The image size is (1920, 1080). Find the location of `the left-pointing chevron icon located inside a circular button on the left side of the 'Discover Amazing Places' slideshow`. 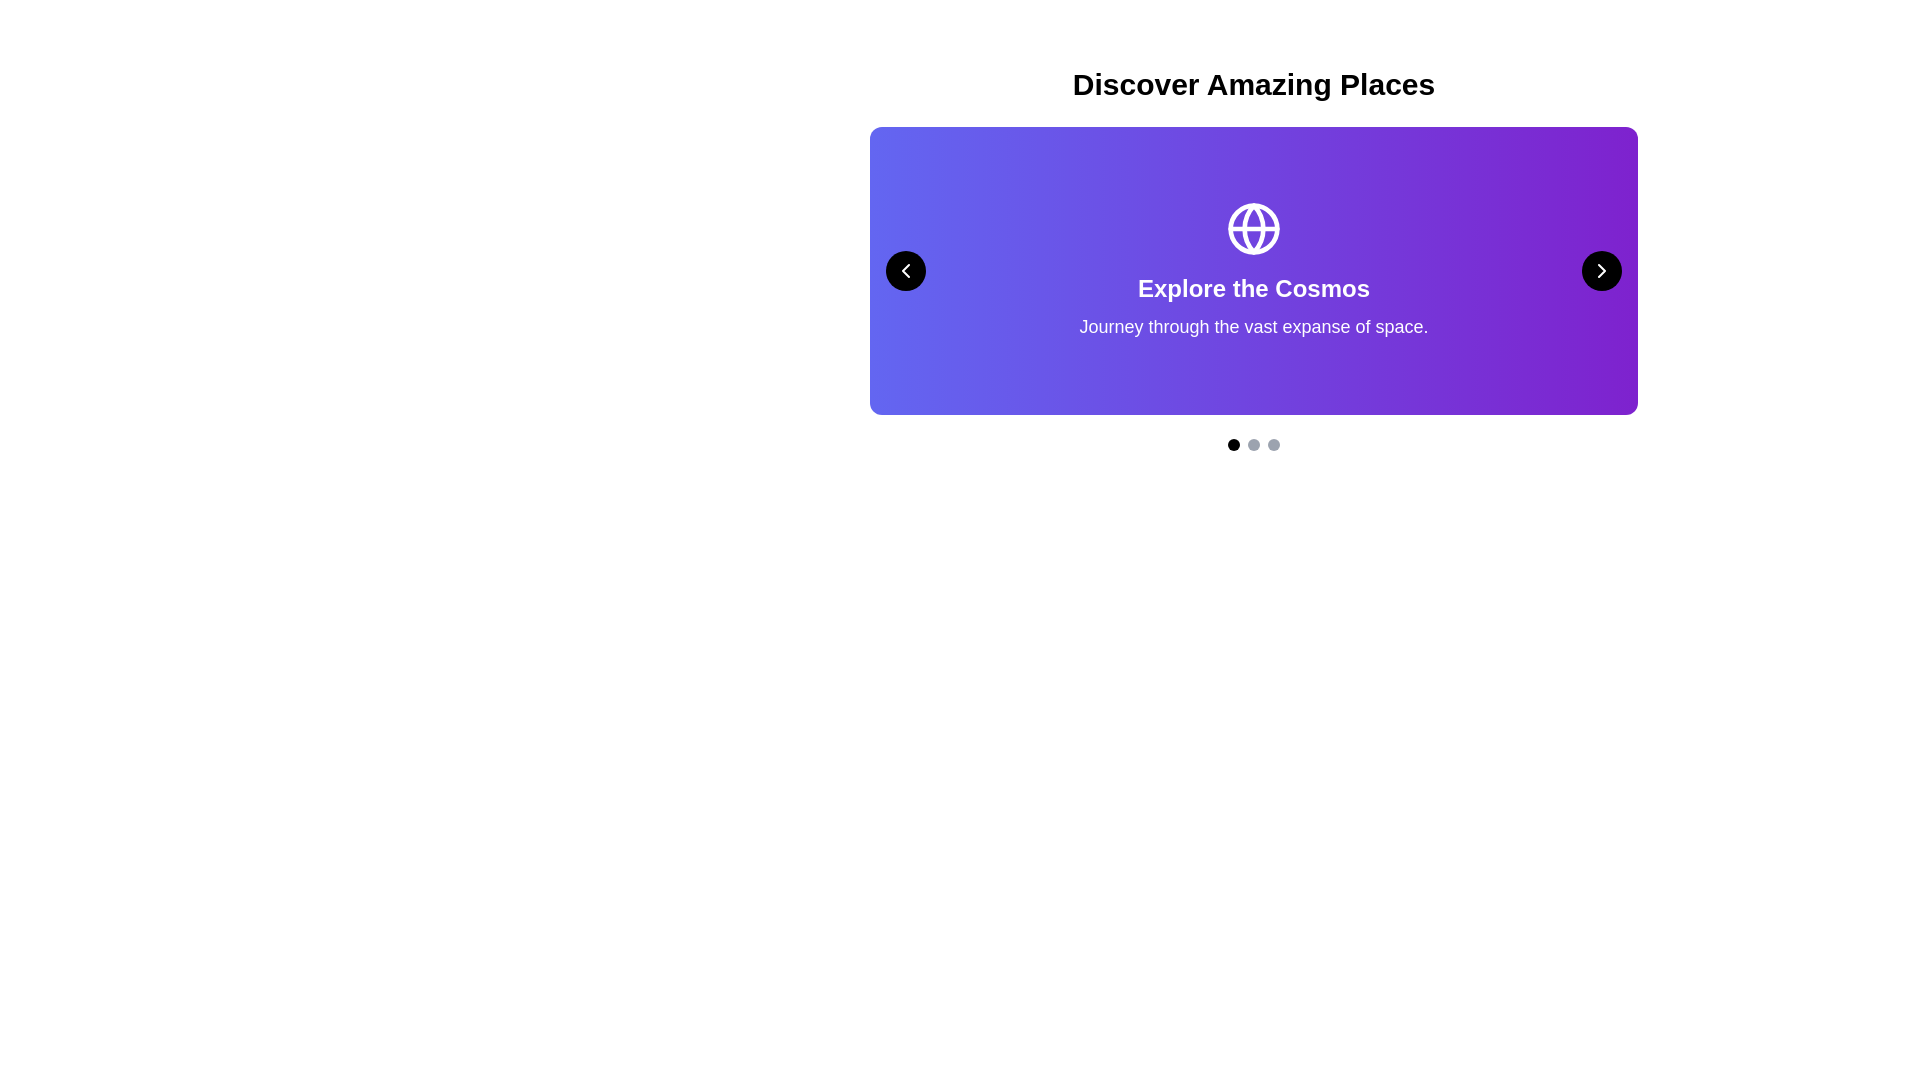

the left-pointing chevron icon located inside a circular button on the left side of the 'Discover Amazing Places' slideshow is located at coordinates (905, 270).